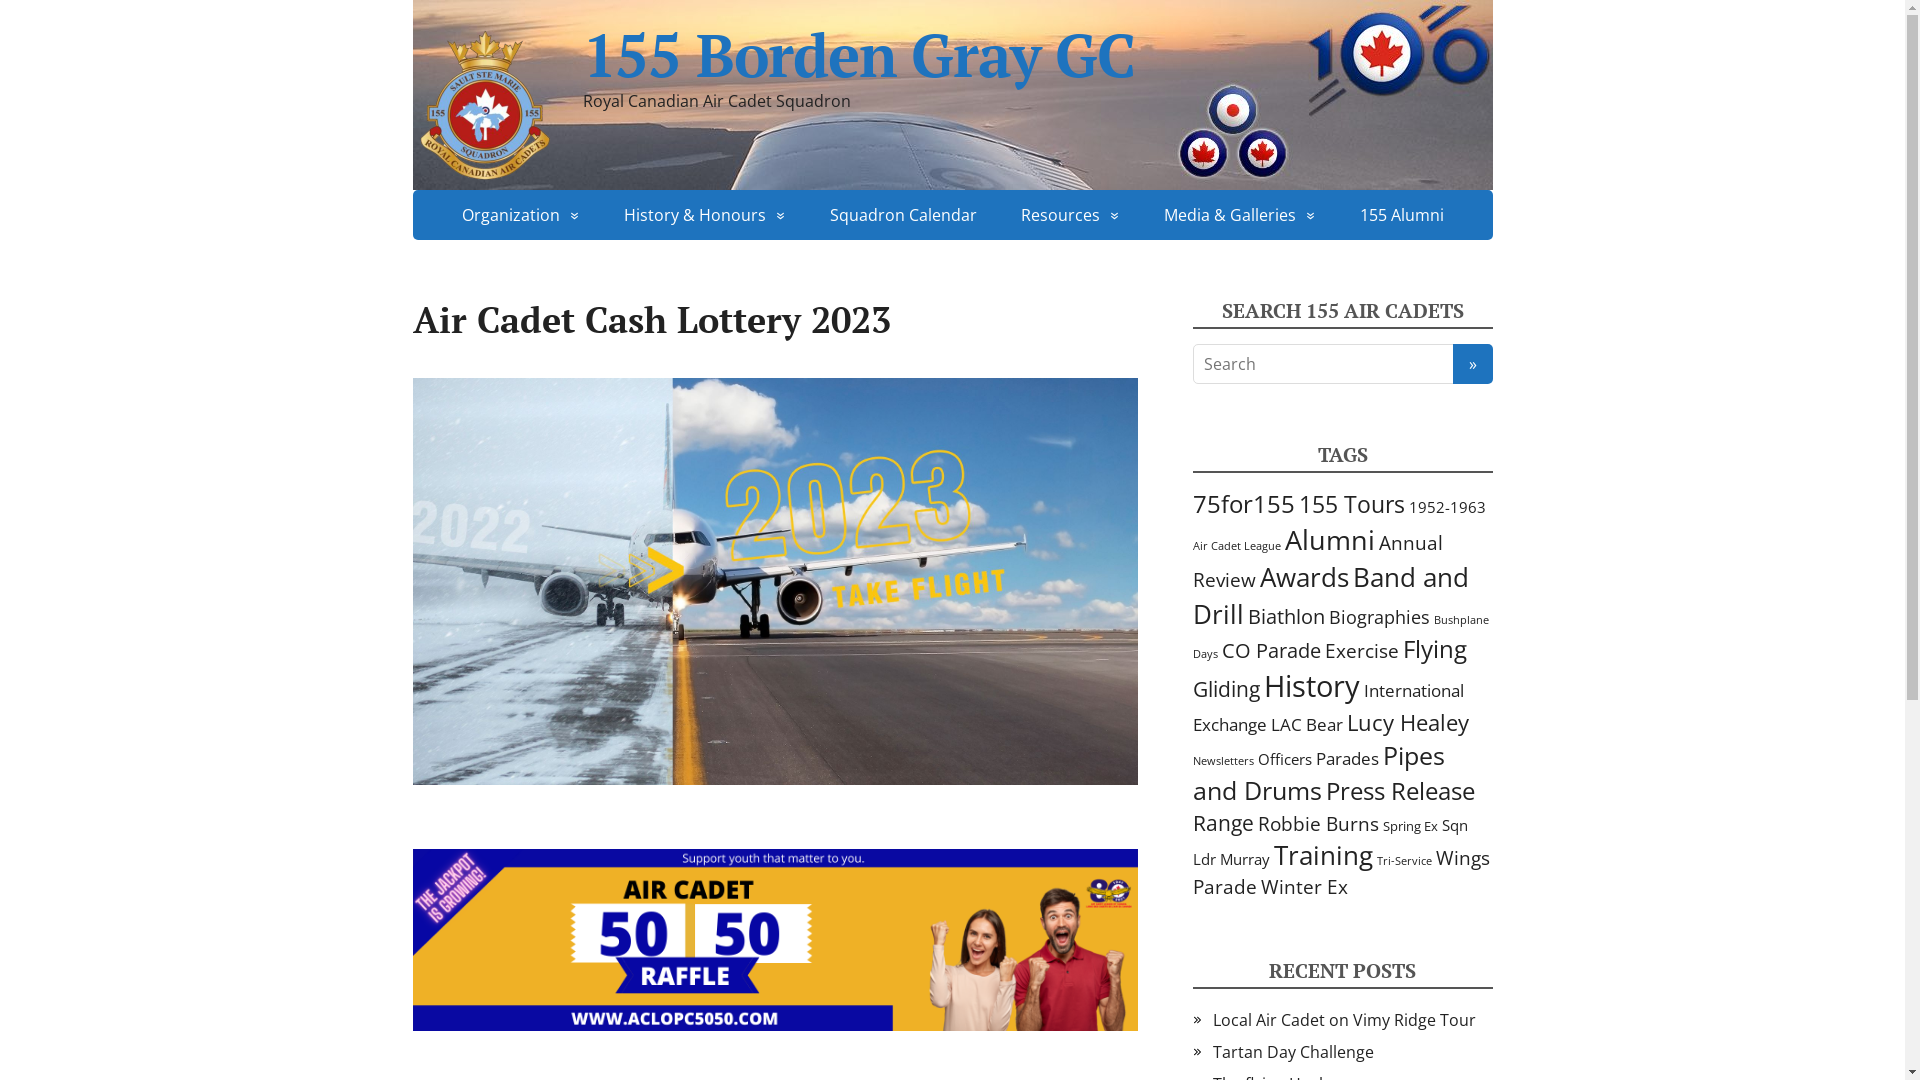  Describe the element at coordinates (1399, 789) in the screenshot. I see `'Press Release'` at that location.